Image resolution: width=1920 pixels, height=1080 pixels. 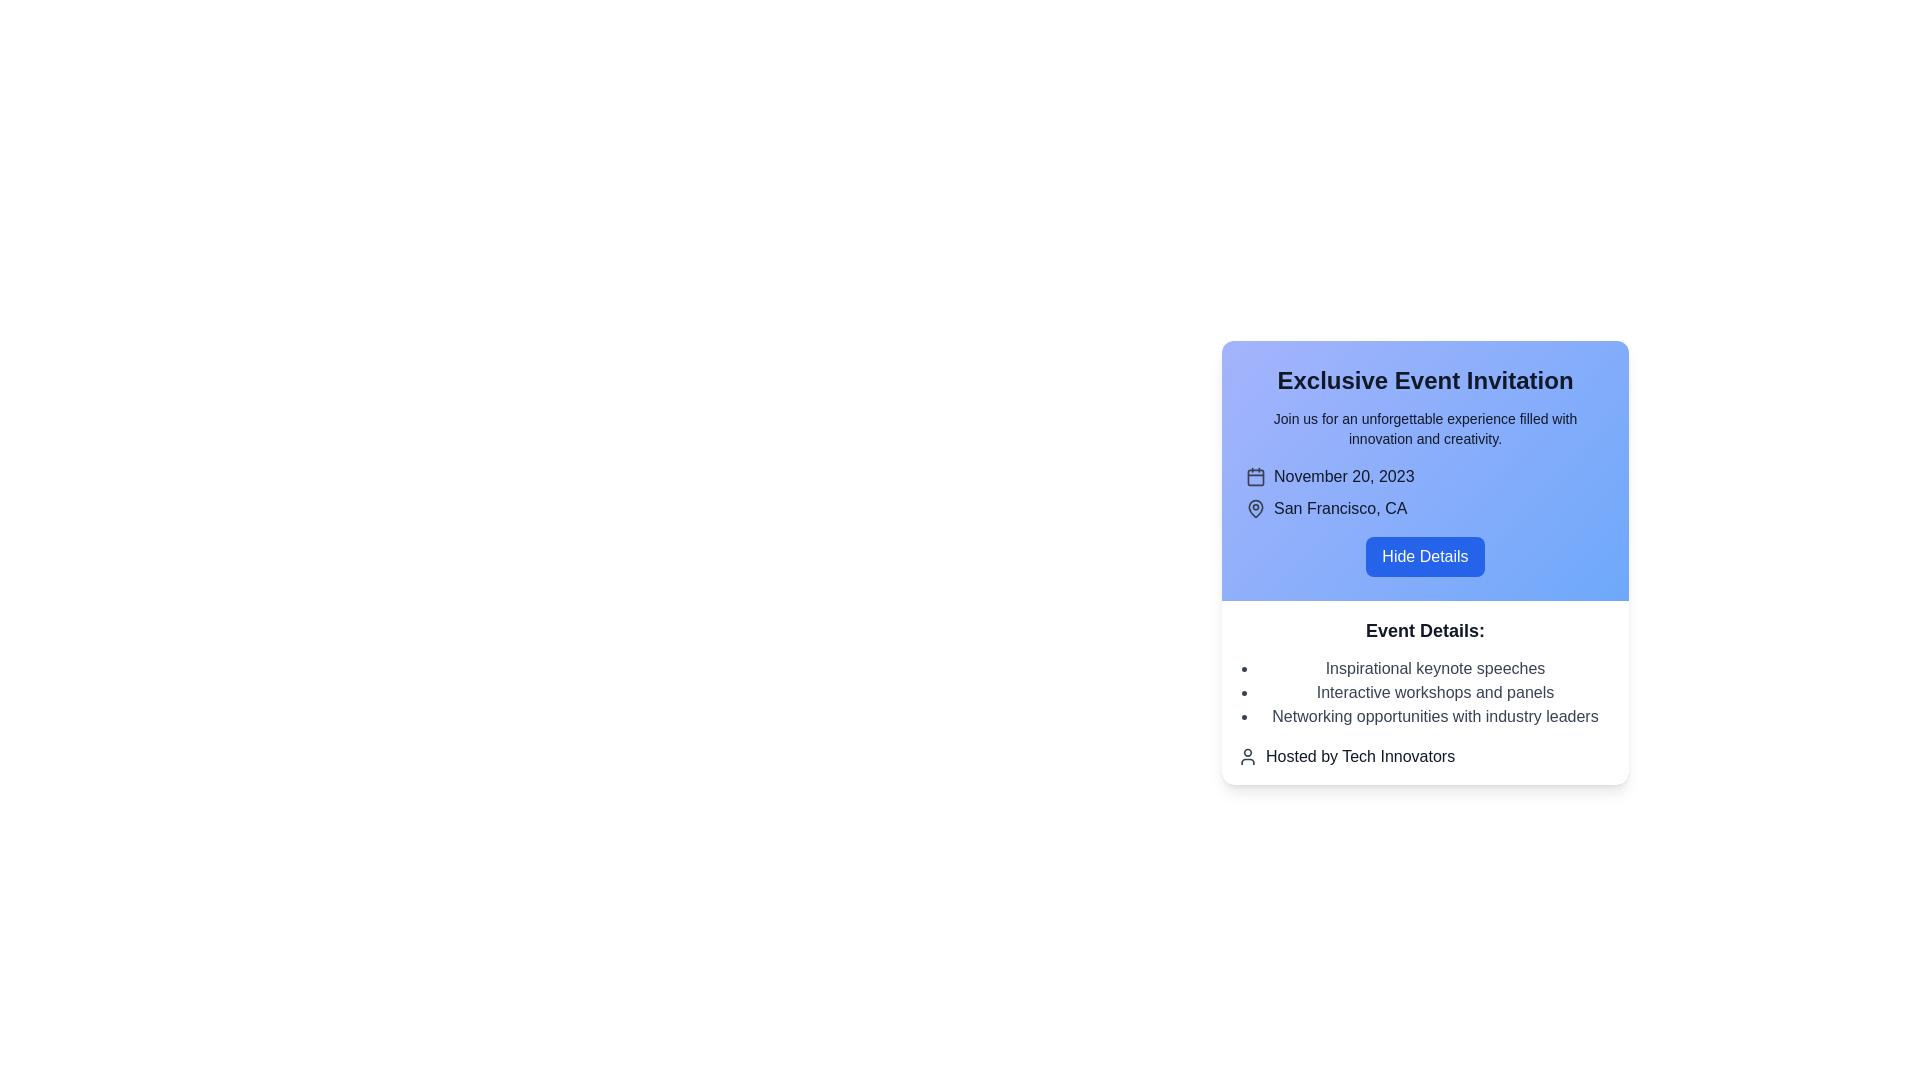 What do you see at coordinates (1424, 631) in the screenshot?
I see `the Text Label located in the central part of the card interface, positioned above the list of items and below the 'Hide Details' button` at bounding box center [1424, 631].